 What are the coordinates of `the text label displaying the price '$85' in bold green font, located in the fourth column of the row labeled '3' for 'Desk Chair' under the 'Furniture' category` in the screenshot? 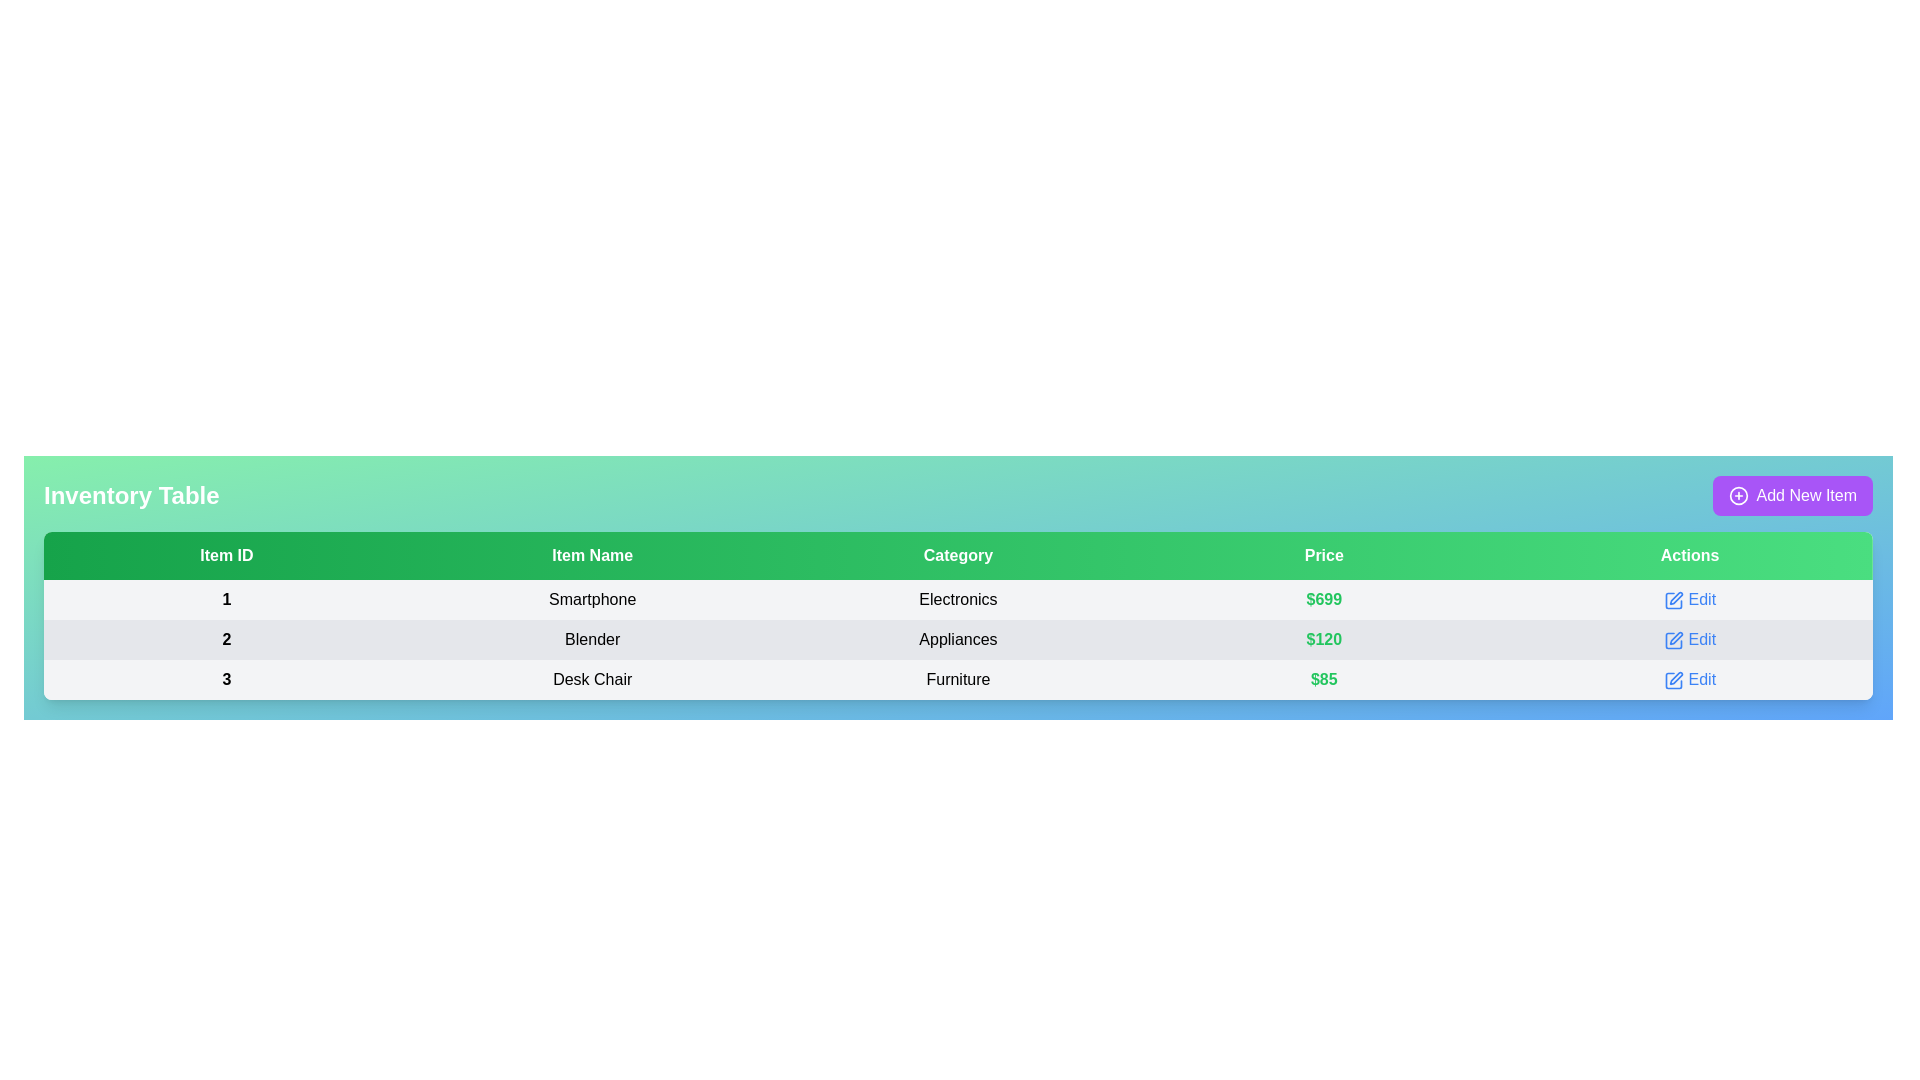 It's located at (1324, 678).